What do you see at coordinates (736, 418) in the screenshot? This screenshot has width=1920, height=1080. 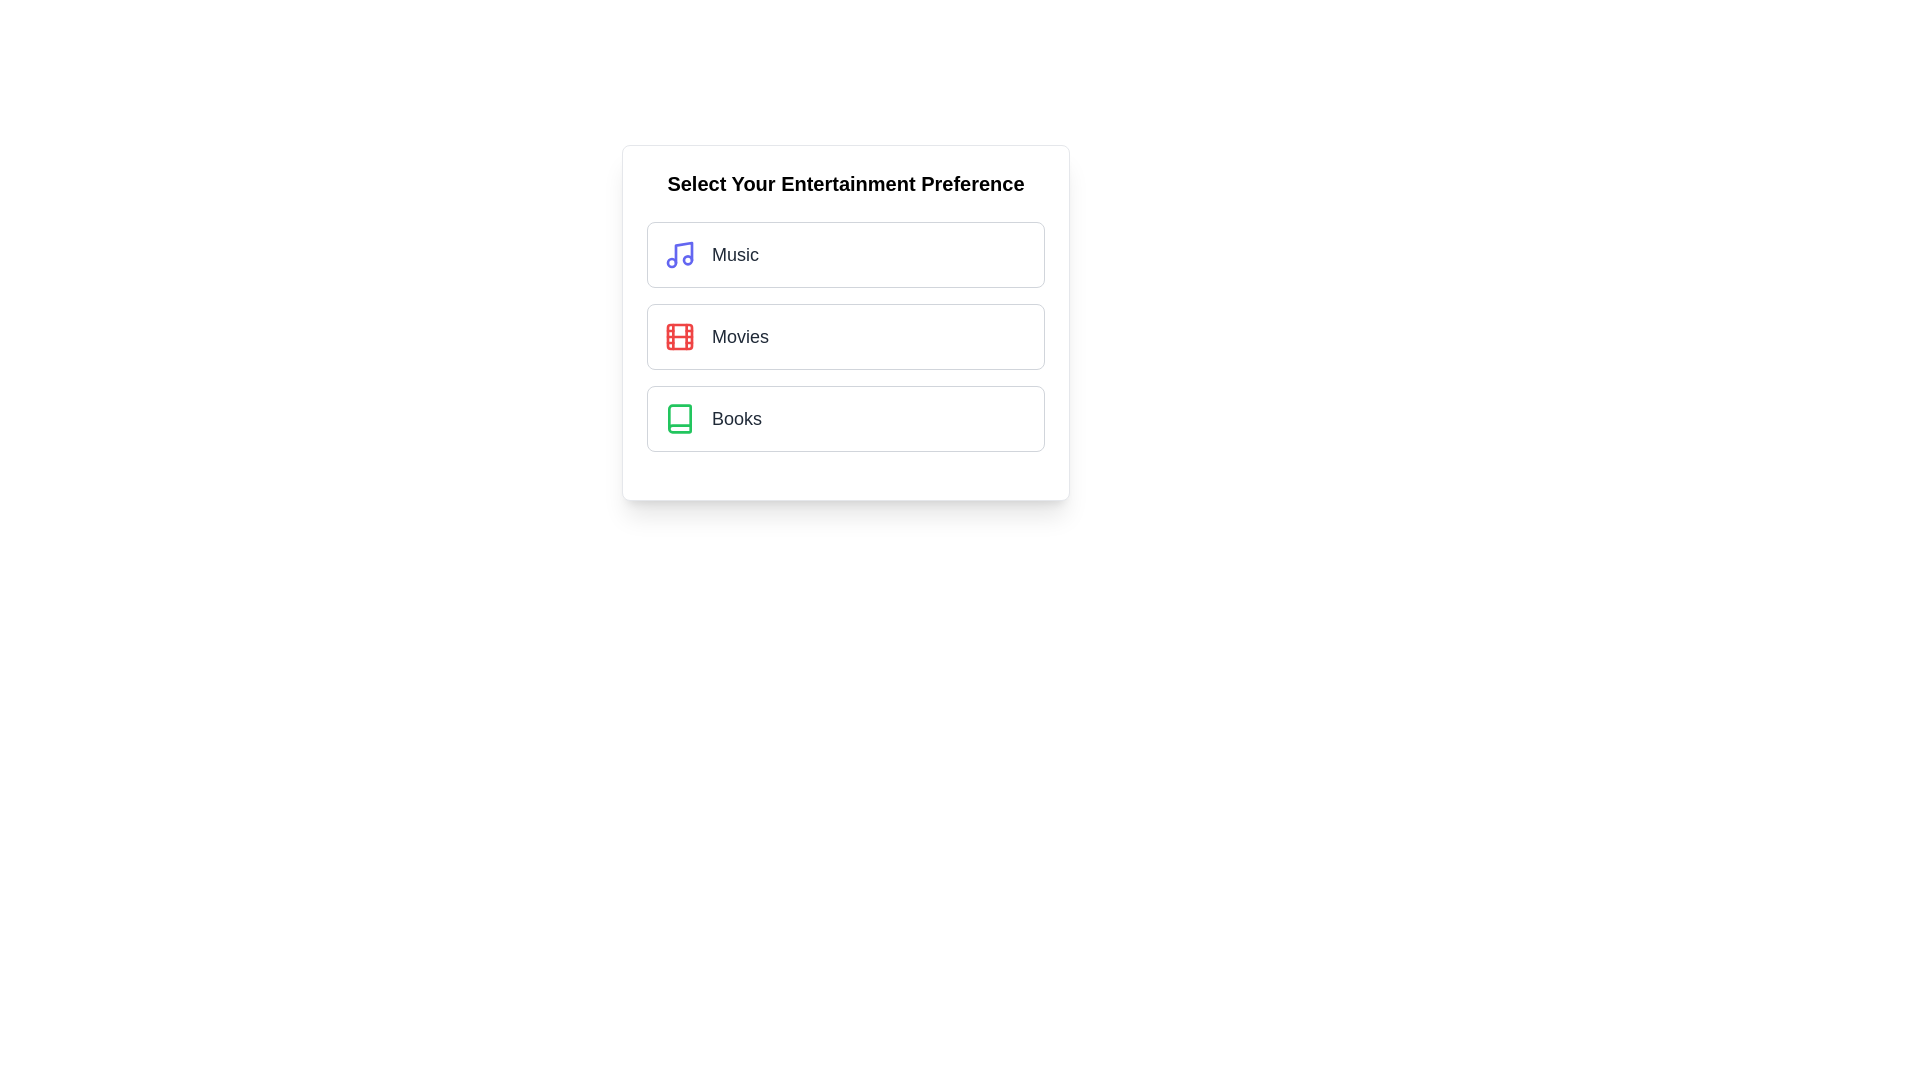 I see `the text label for the 'Books' option in the vertical selection menu, which helps users identify this specific item` at bounding box center [736, 418].